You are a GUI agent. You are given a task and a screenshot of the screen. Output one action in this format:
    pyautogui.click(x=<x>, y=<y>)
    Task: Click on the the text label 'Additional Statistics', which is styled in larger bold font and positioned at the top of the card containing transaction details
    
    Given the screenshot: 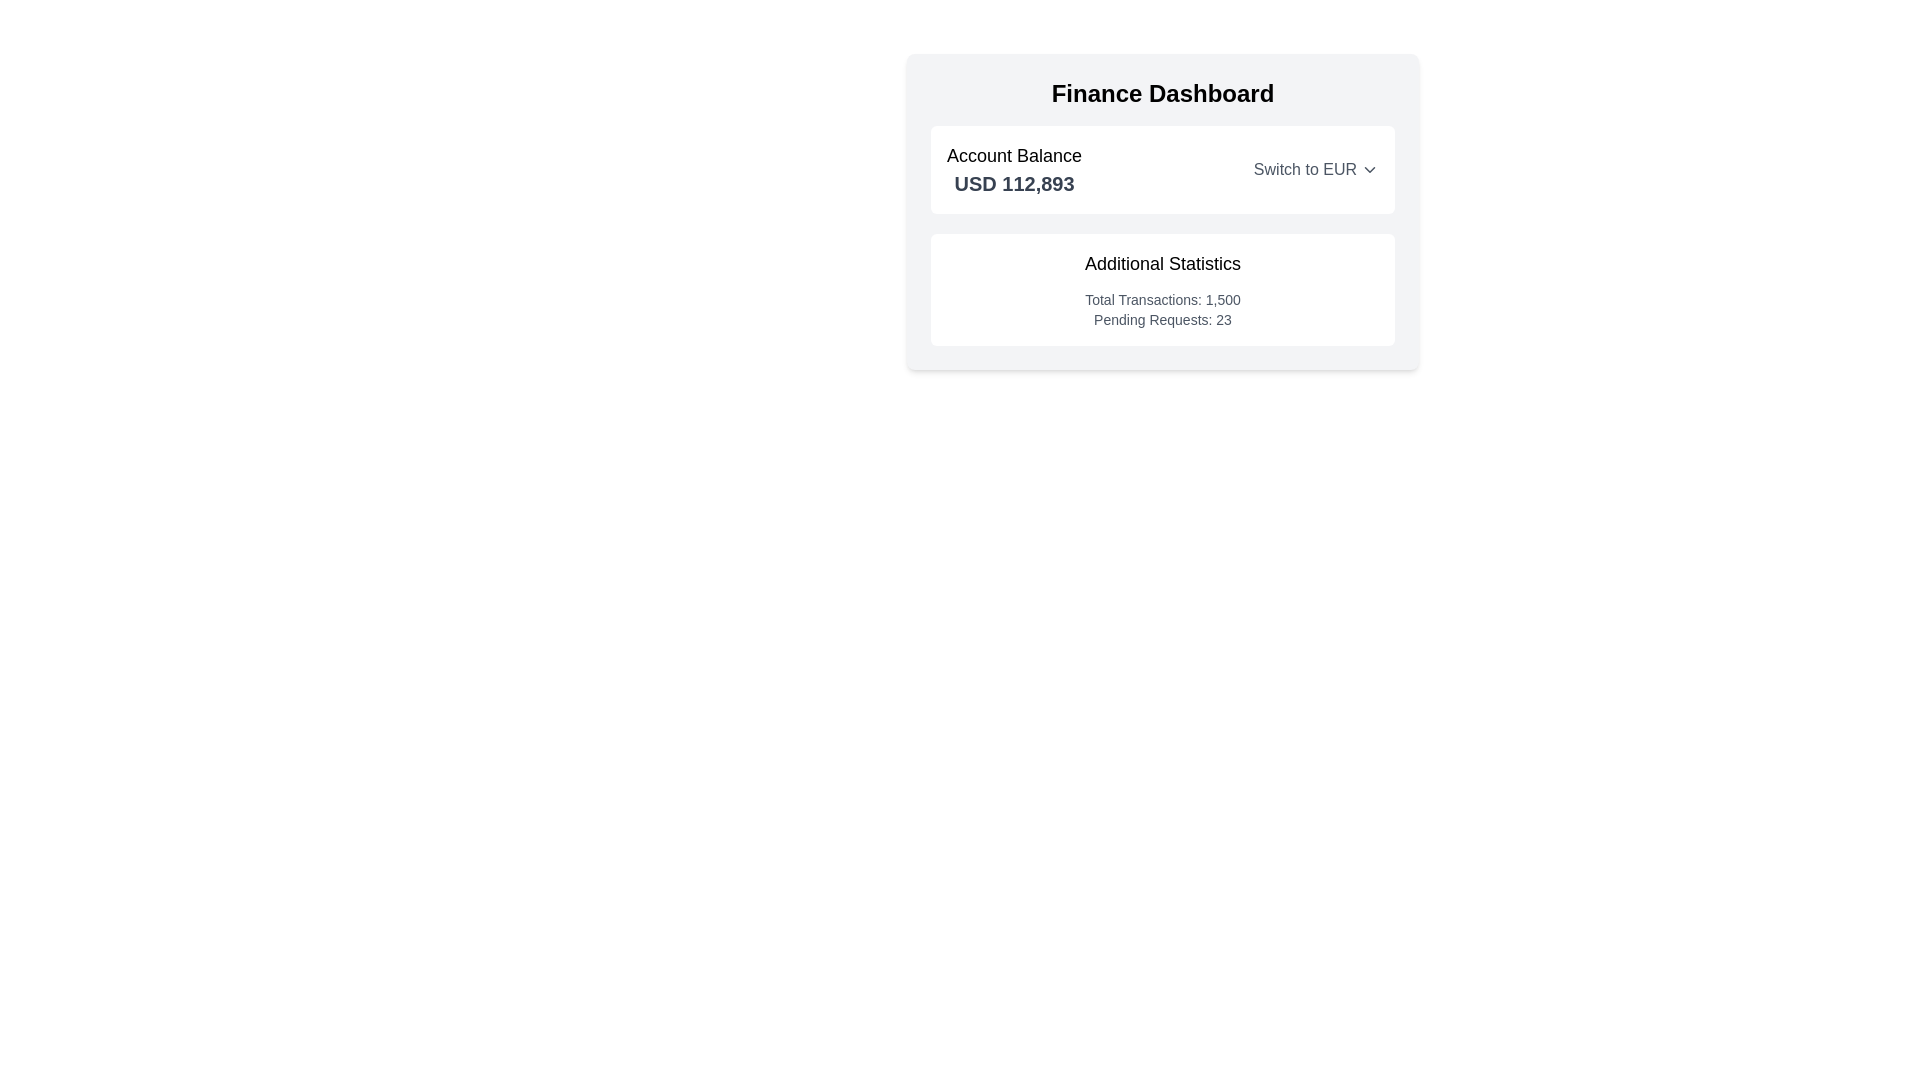 What is the action you would take?
    pyautogui.click(x=1162, y=262)
    